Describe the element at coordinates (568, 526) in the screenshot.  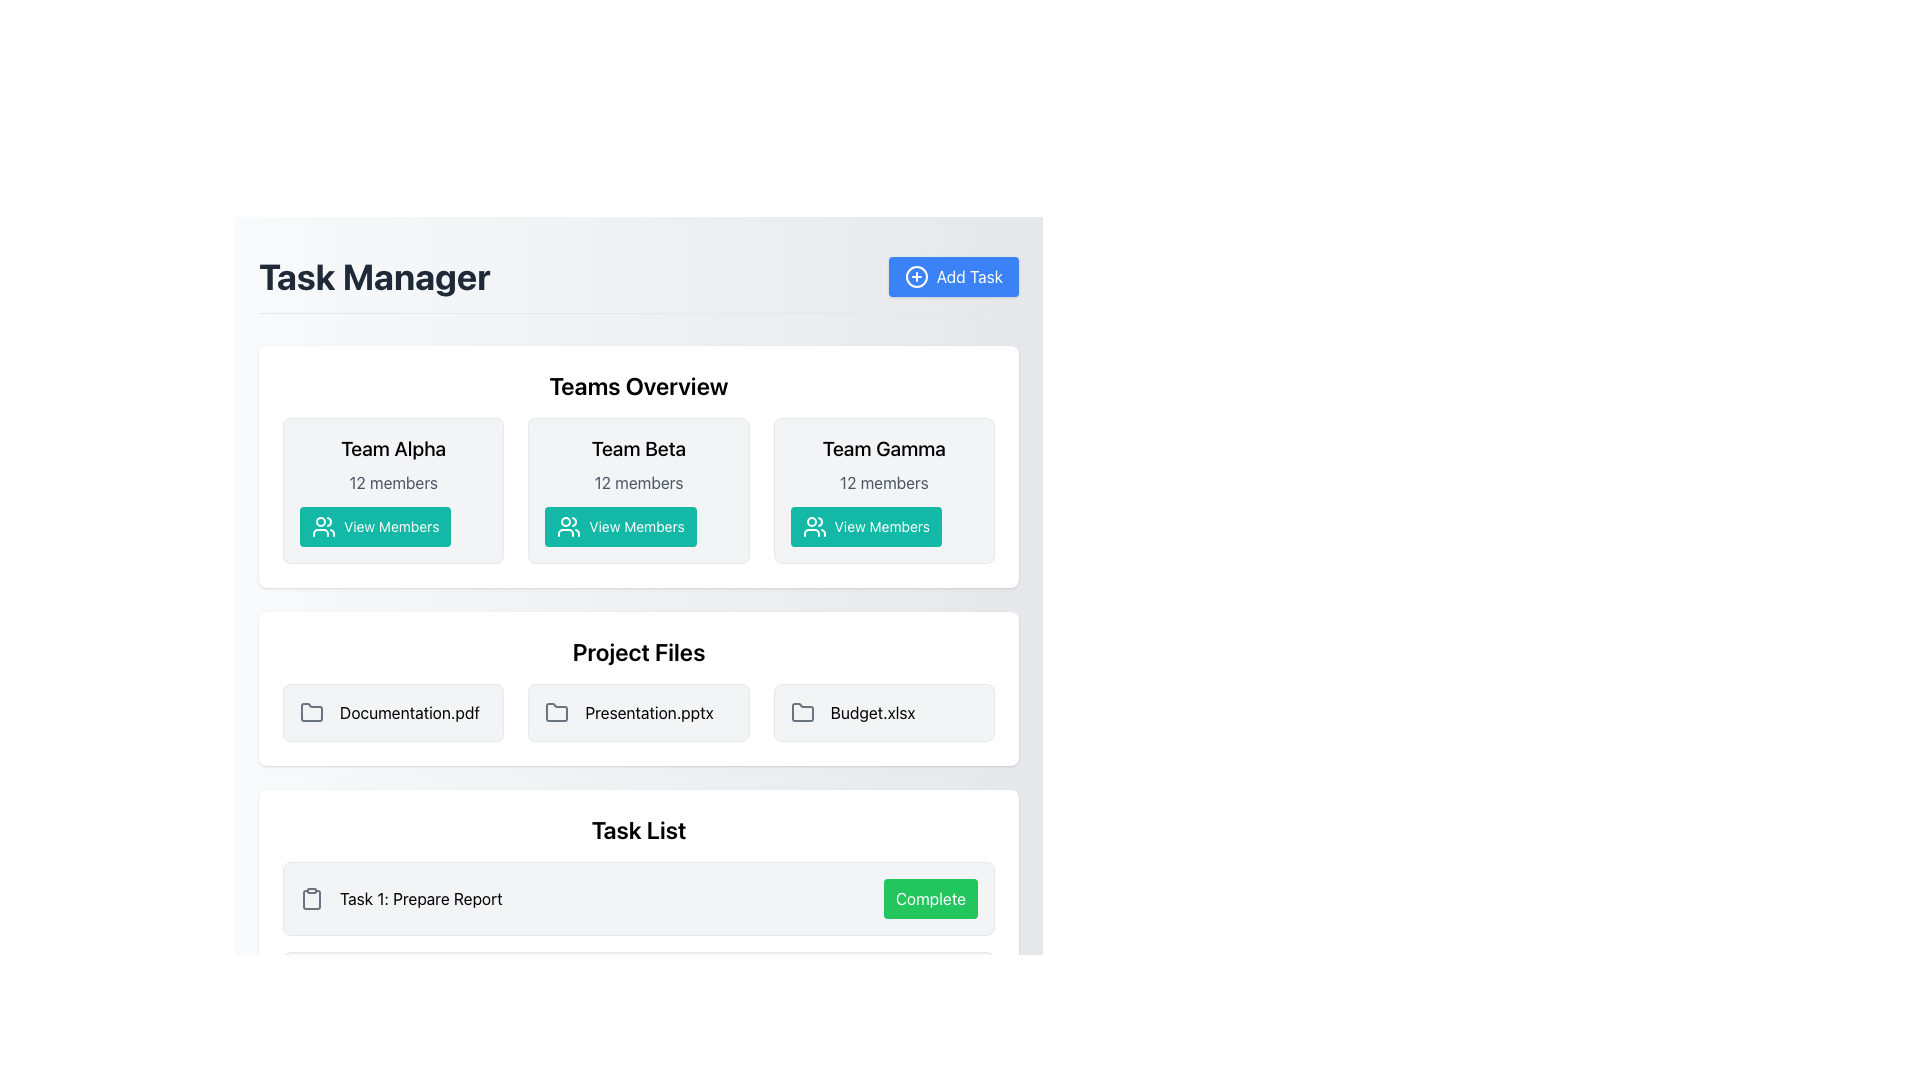
I see `the user icon within the 'View Members' button, which has a teal background and is part of the 'Team Beta' card` at that location.